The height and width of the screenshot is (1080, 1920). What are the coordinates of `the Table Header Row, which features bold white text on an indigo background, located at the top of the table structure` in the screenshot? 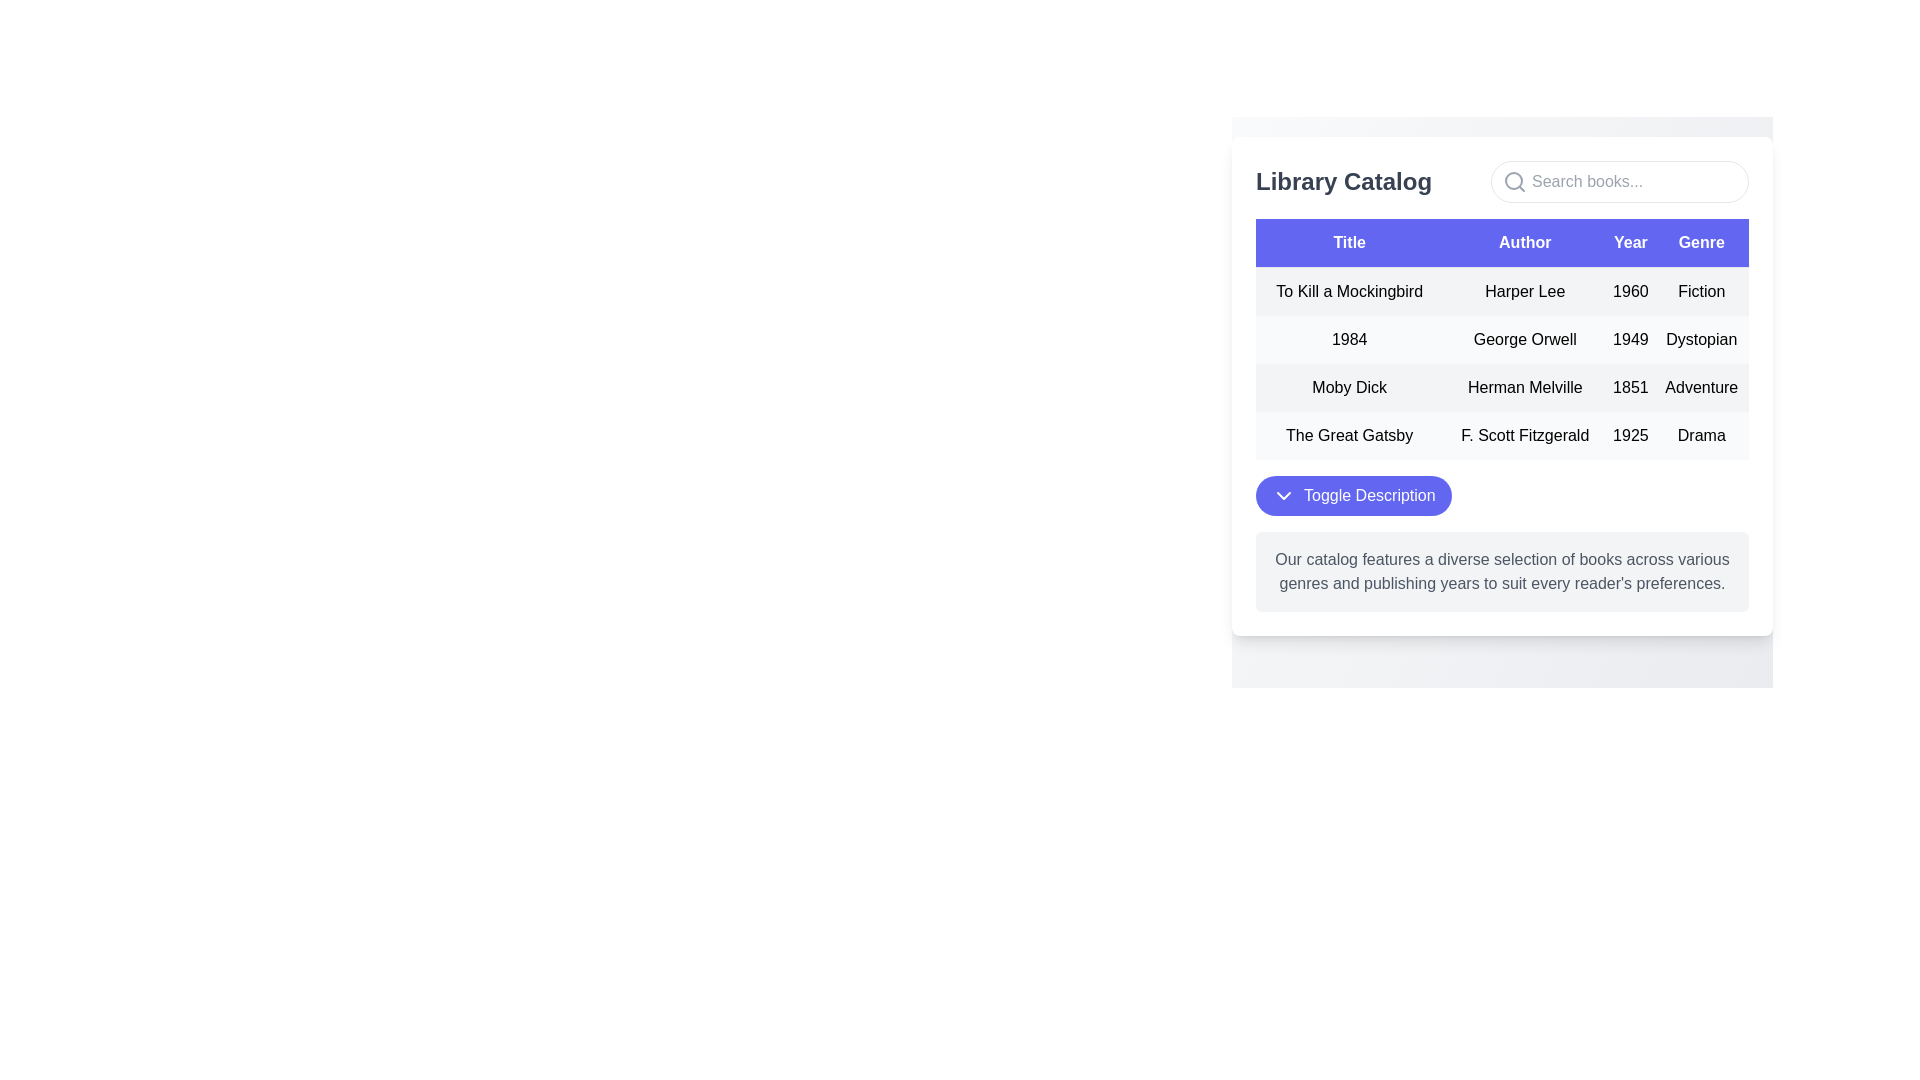 It's located at (1502, 242).